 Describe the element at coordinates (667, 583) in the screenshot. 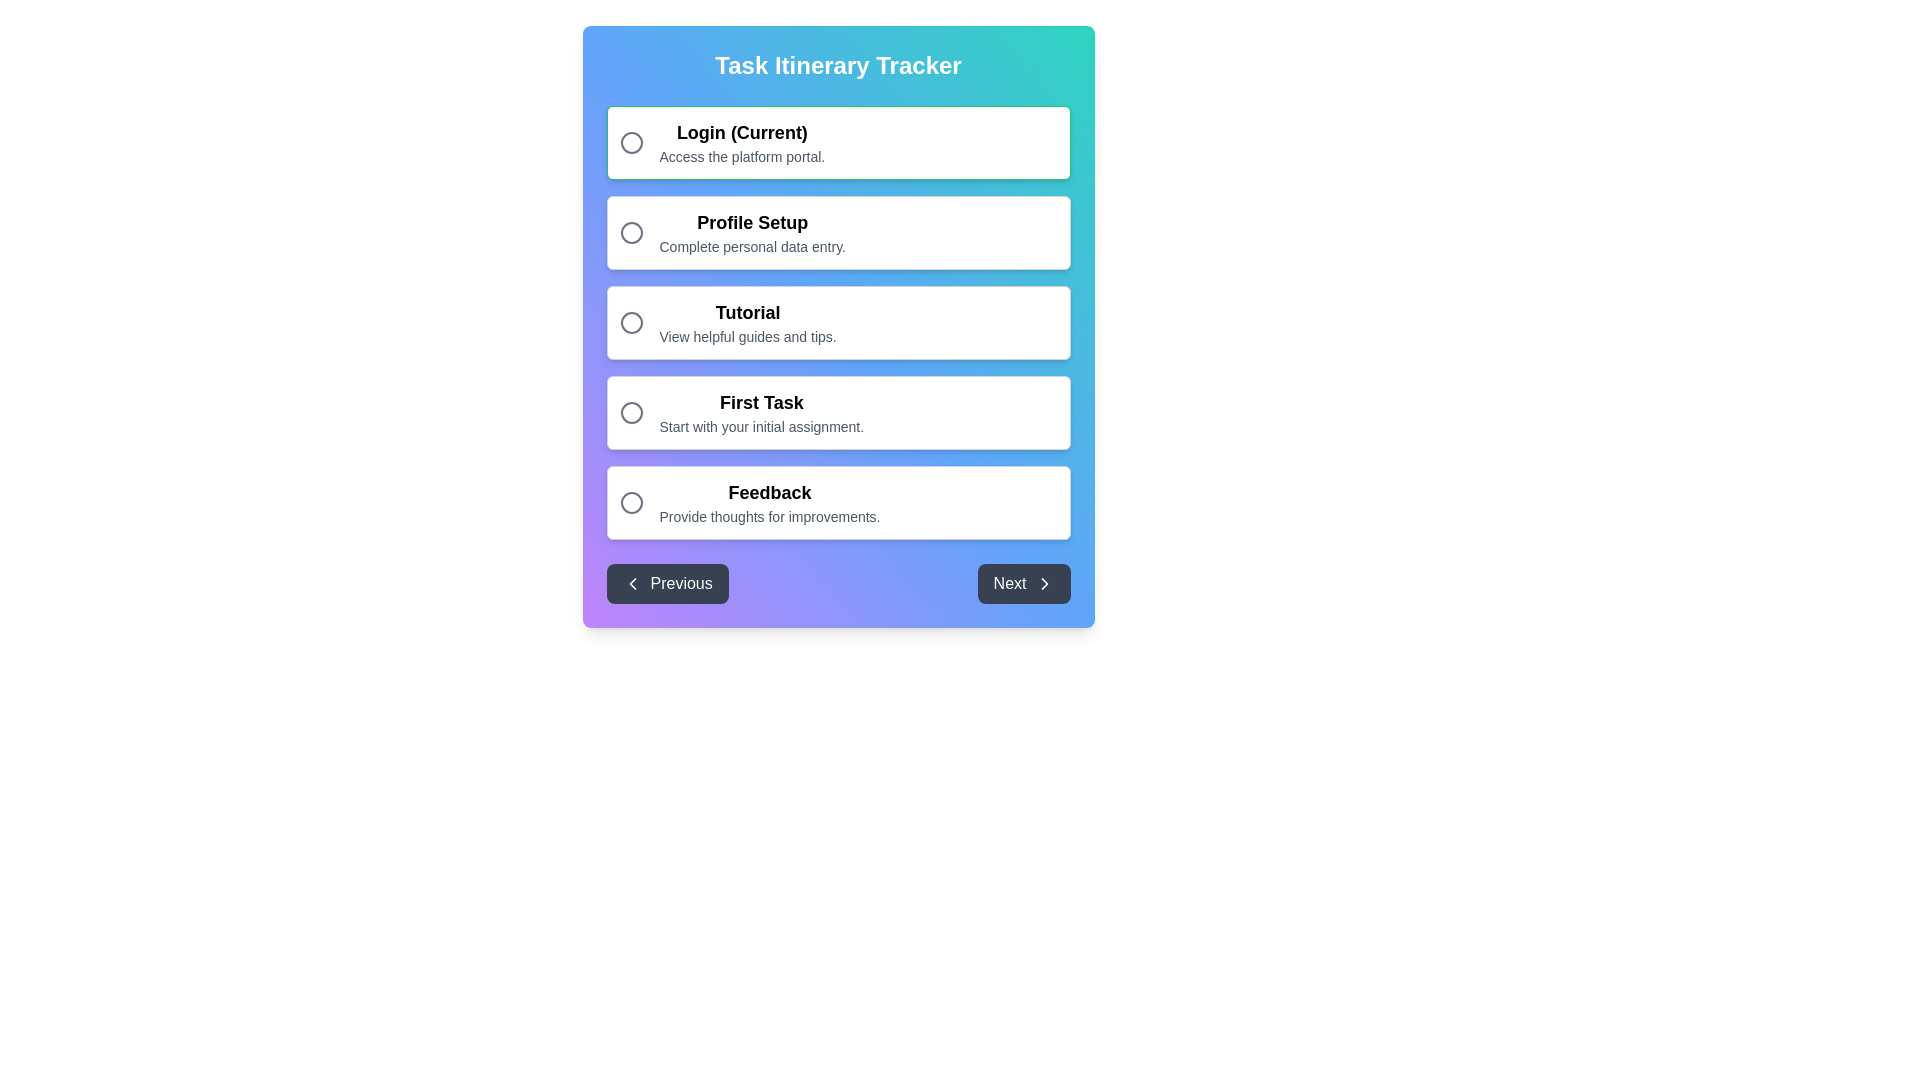

I see `the 'Previous' button with a dark gray background and white text` at that location.